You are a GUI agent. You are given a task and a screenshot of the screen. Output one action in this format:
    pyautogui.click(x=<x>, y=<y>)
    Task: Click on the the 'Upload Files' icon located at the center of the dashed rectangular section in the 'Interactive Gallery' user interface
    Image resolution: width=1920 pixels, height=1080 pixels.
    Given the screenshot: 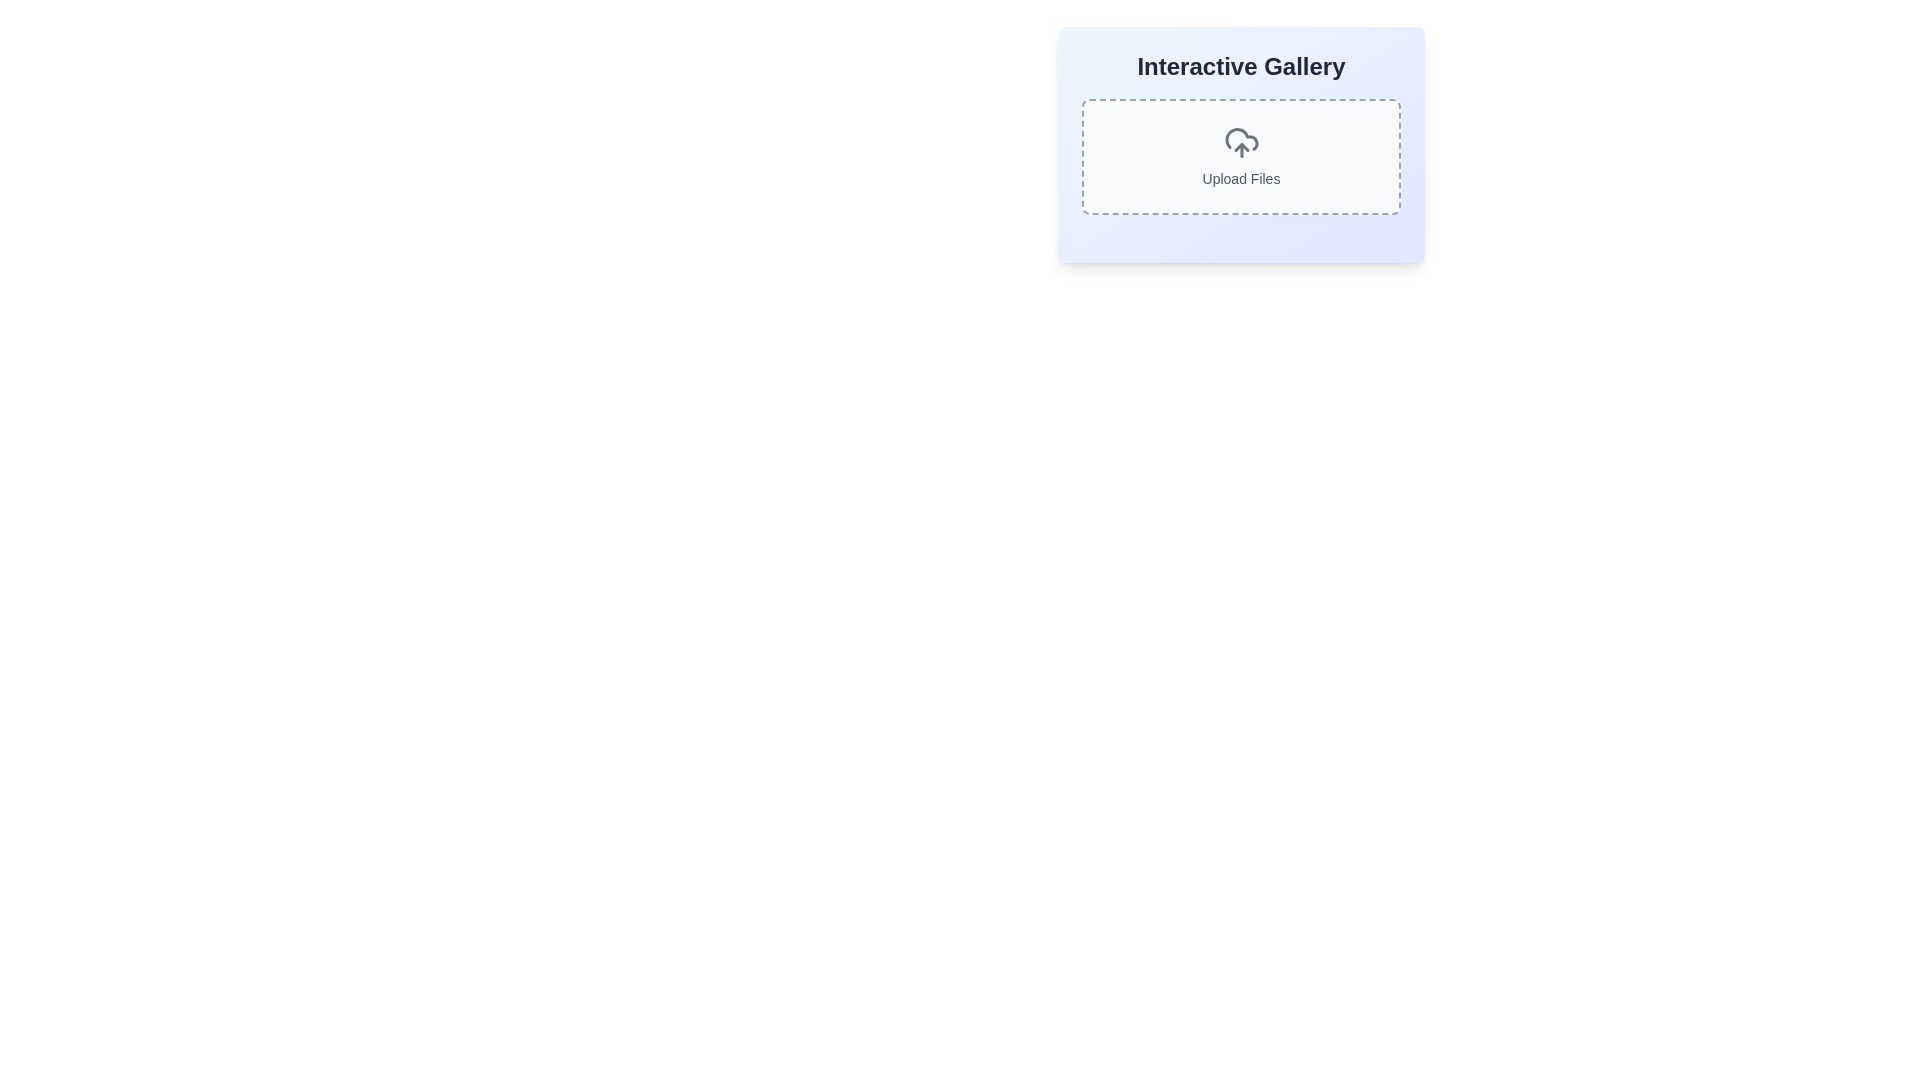 What is the action you would take?
    pyautogui.click(x=1240, y=141)
    